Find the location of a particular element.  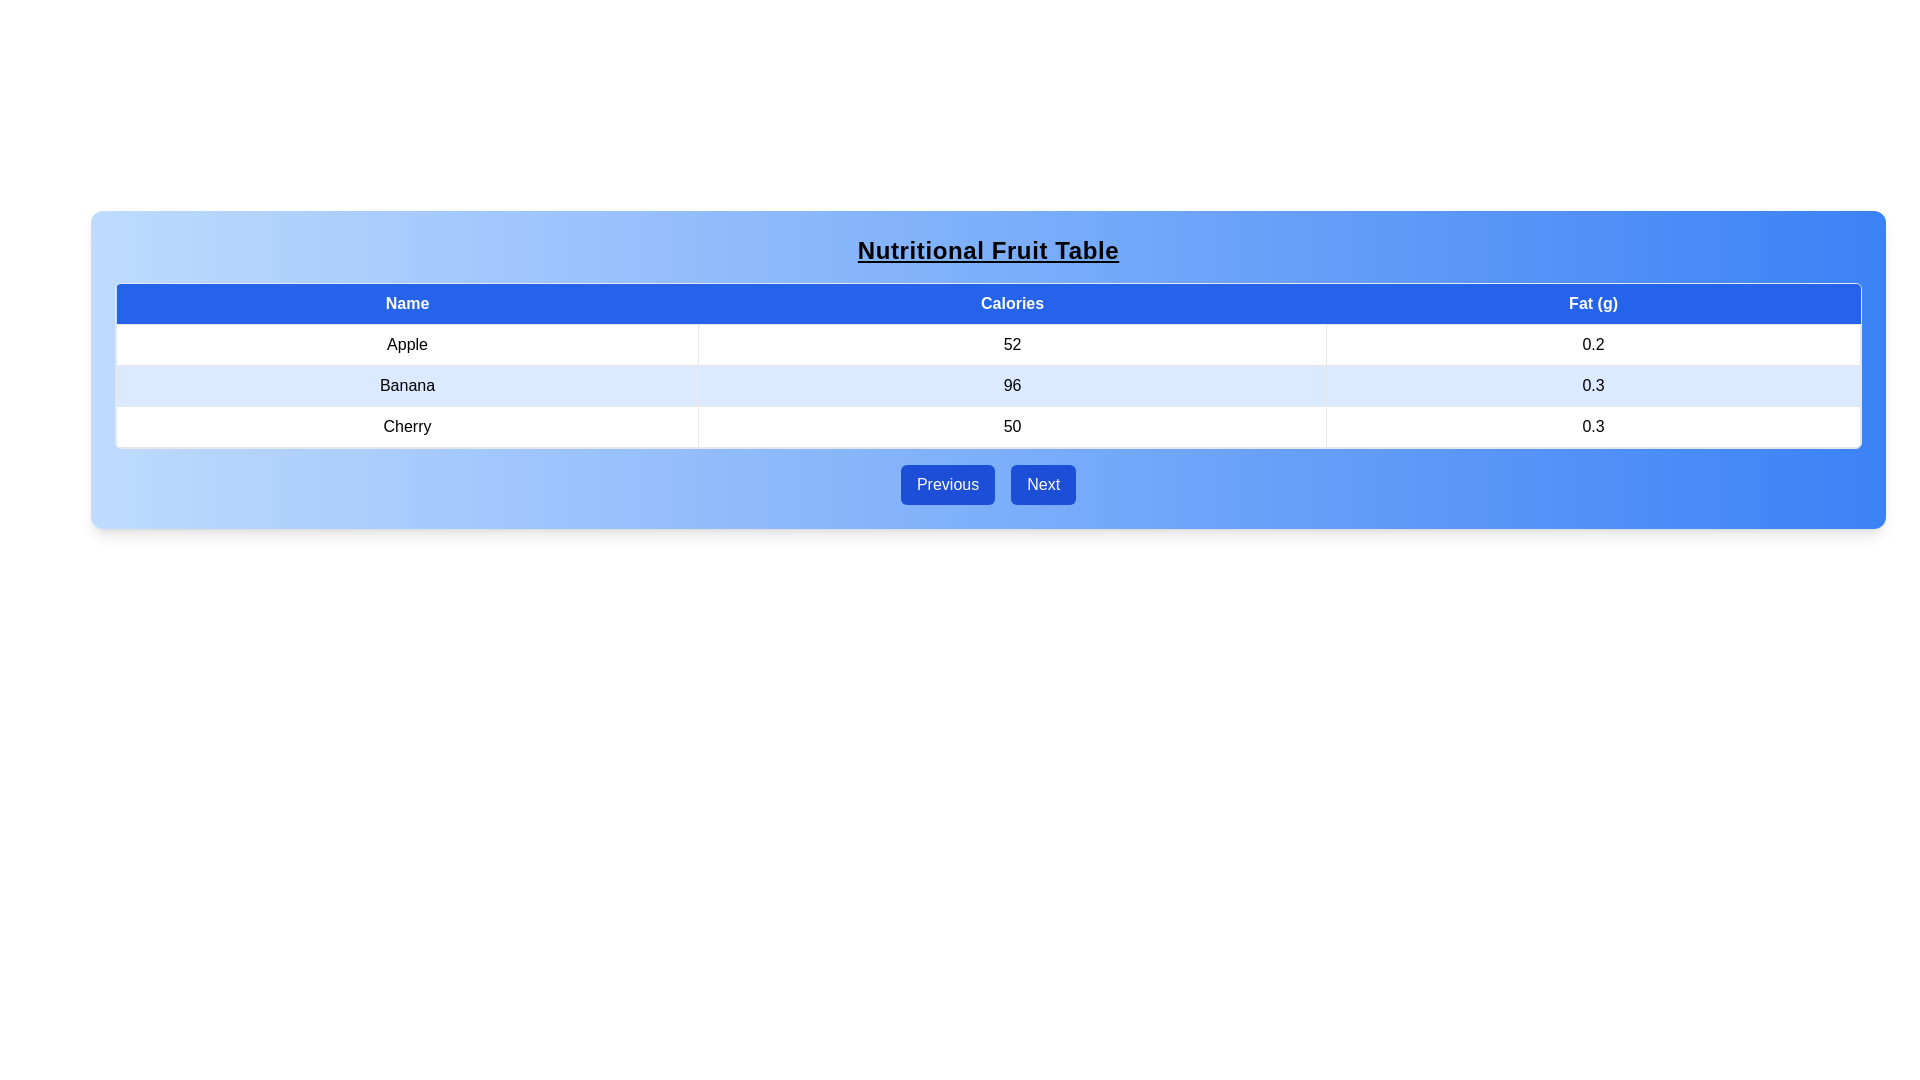

the table cell displaying the calorie value '96' for the item 'Banana', which is the second cell in the 'Calories' column of the table is located at coordinates (1012, 385).